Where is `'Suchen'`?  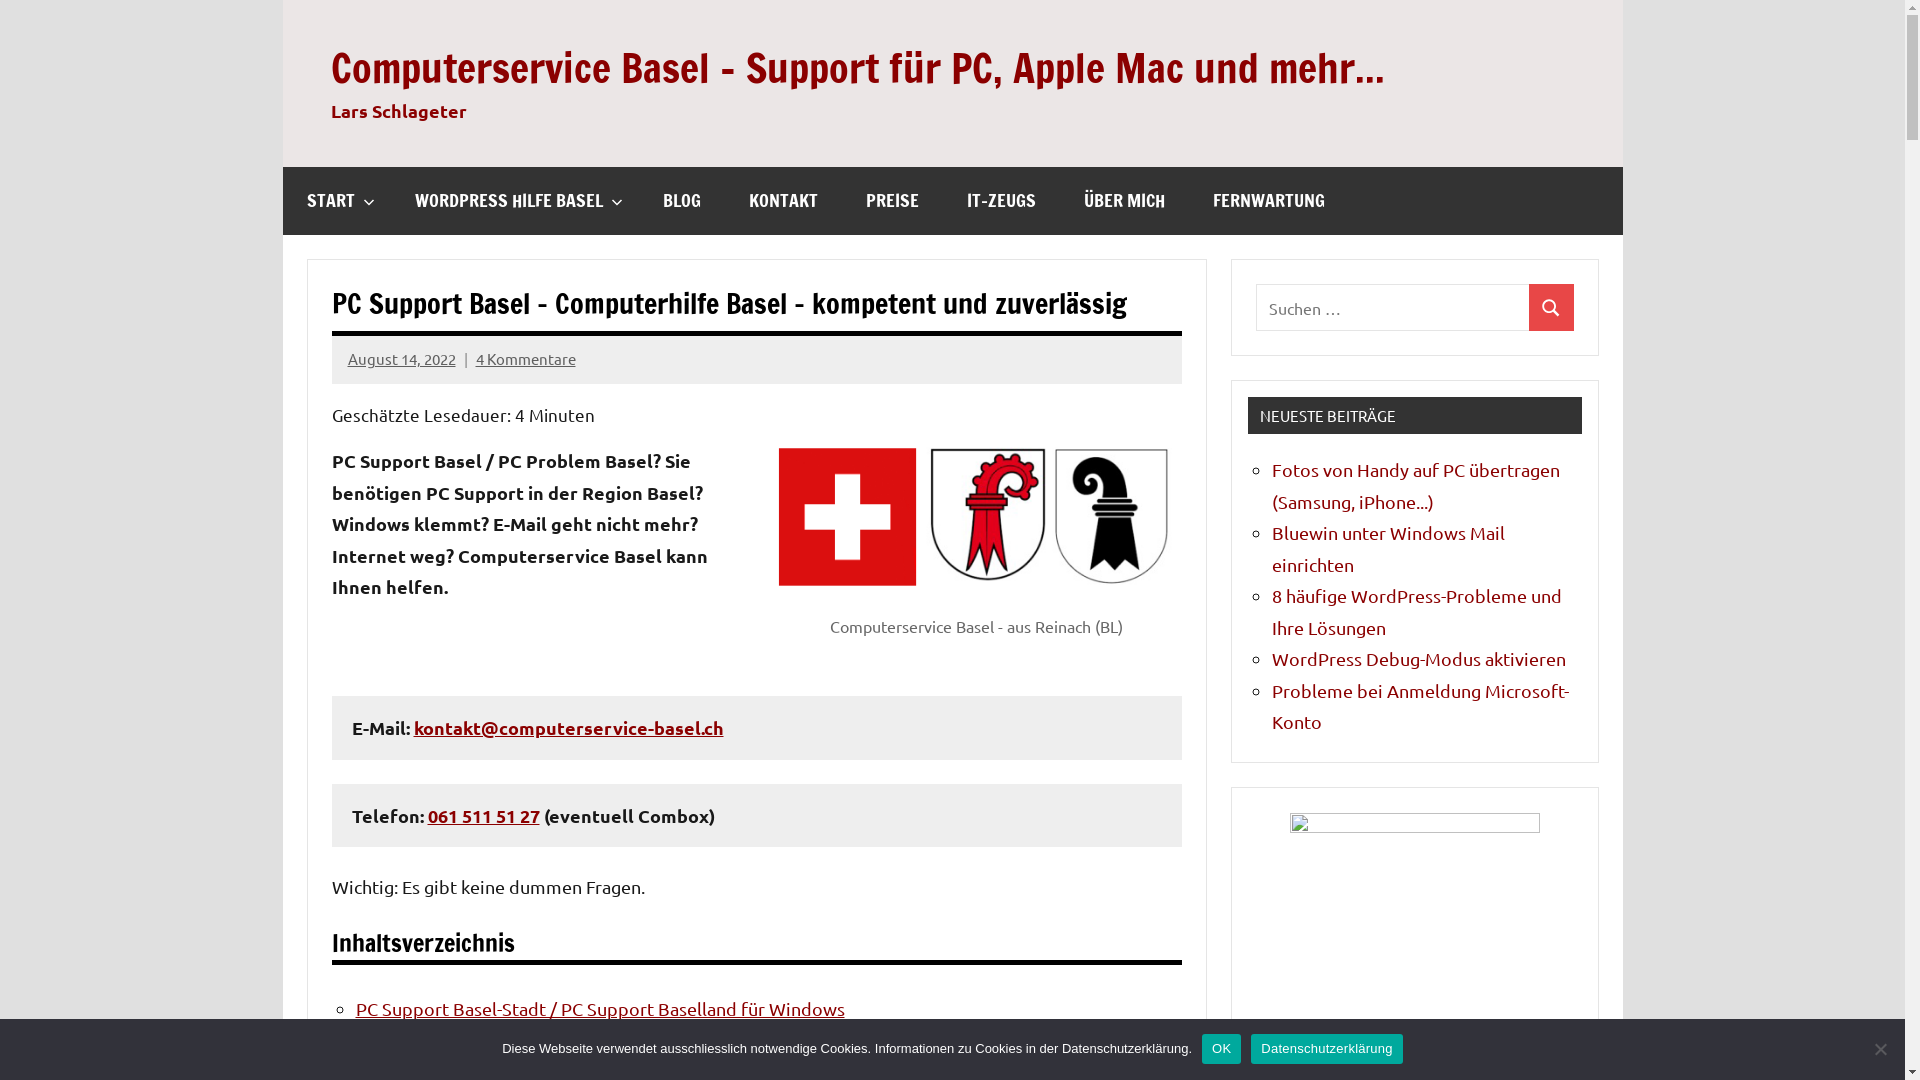 'Suchen' is located at coordinates (1550, 307).